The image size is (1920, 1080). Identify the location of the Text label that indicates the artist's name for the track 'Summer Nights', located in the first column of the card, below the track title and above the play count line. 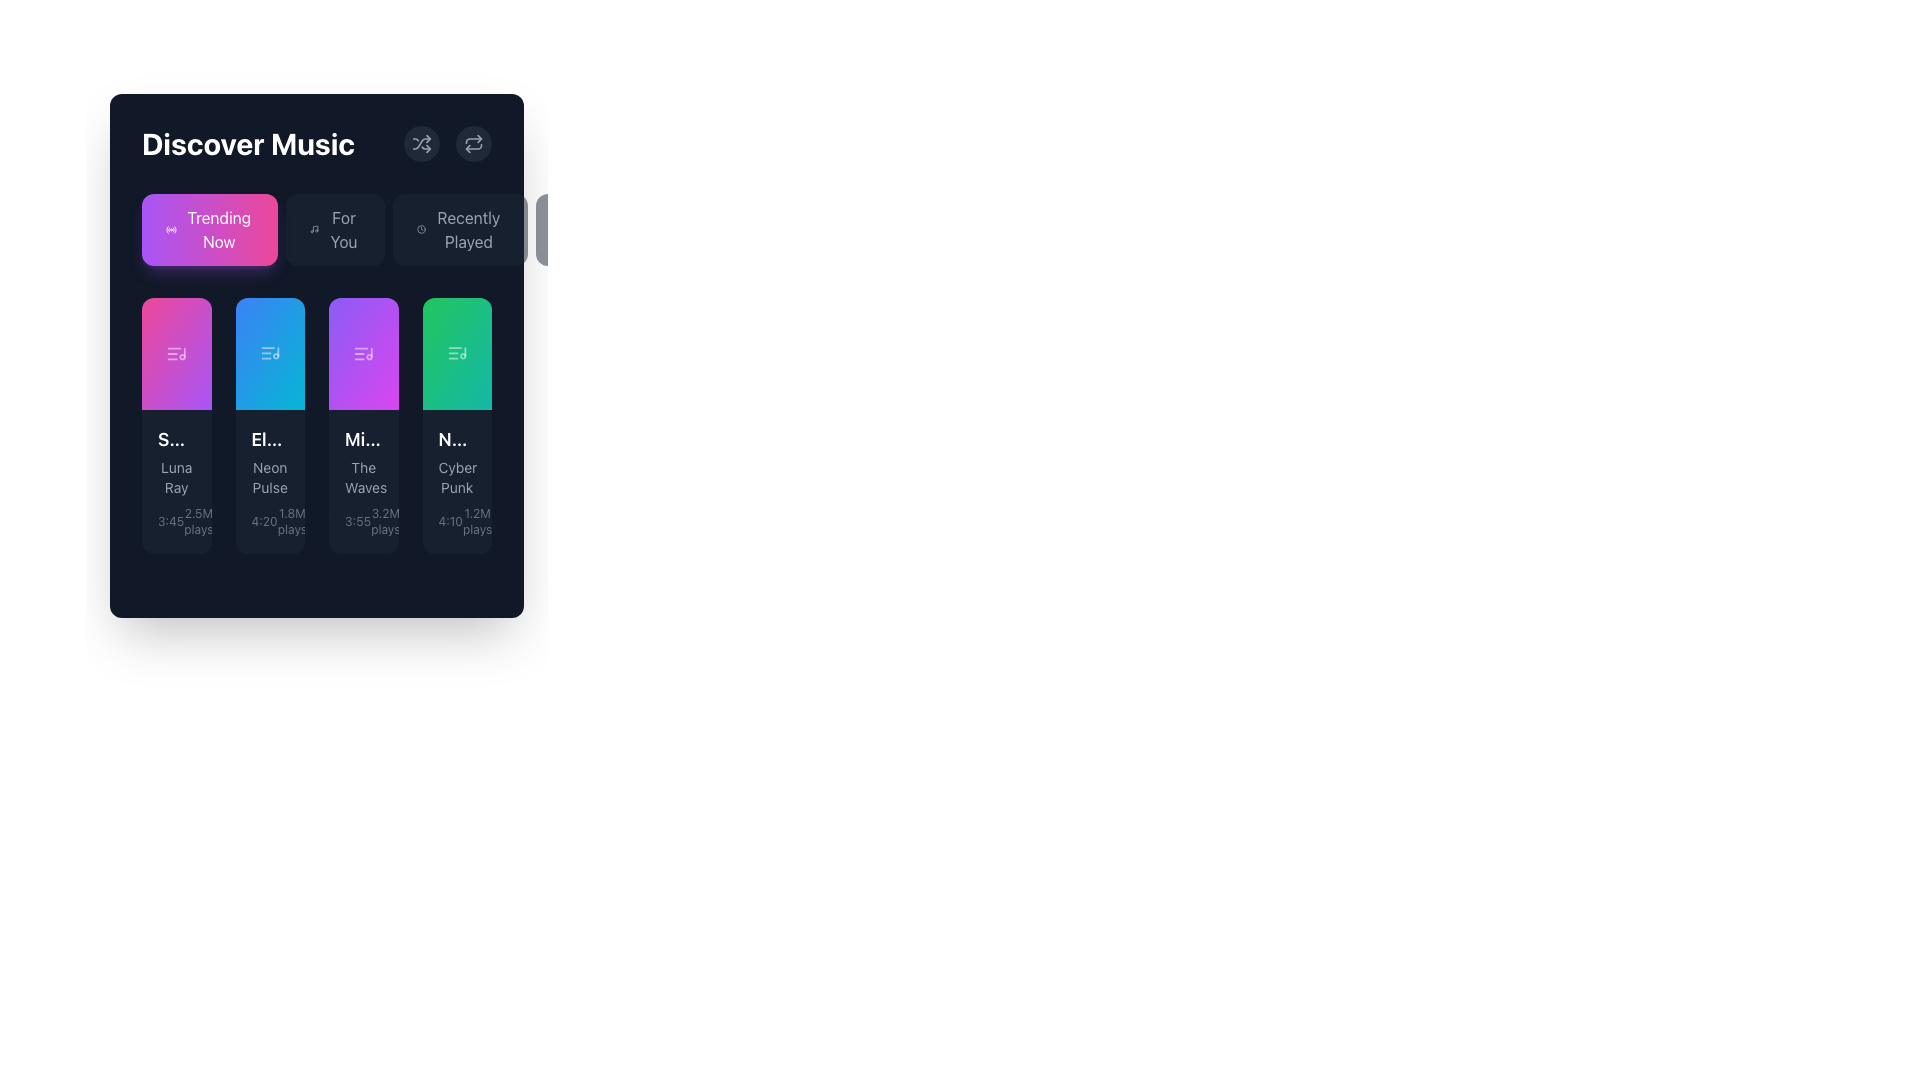
(176, 478).